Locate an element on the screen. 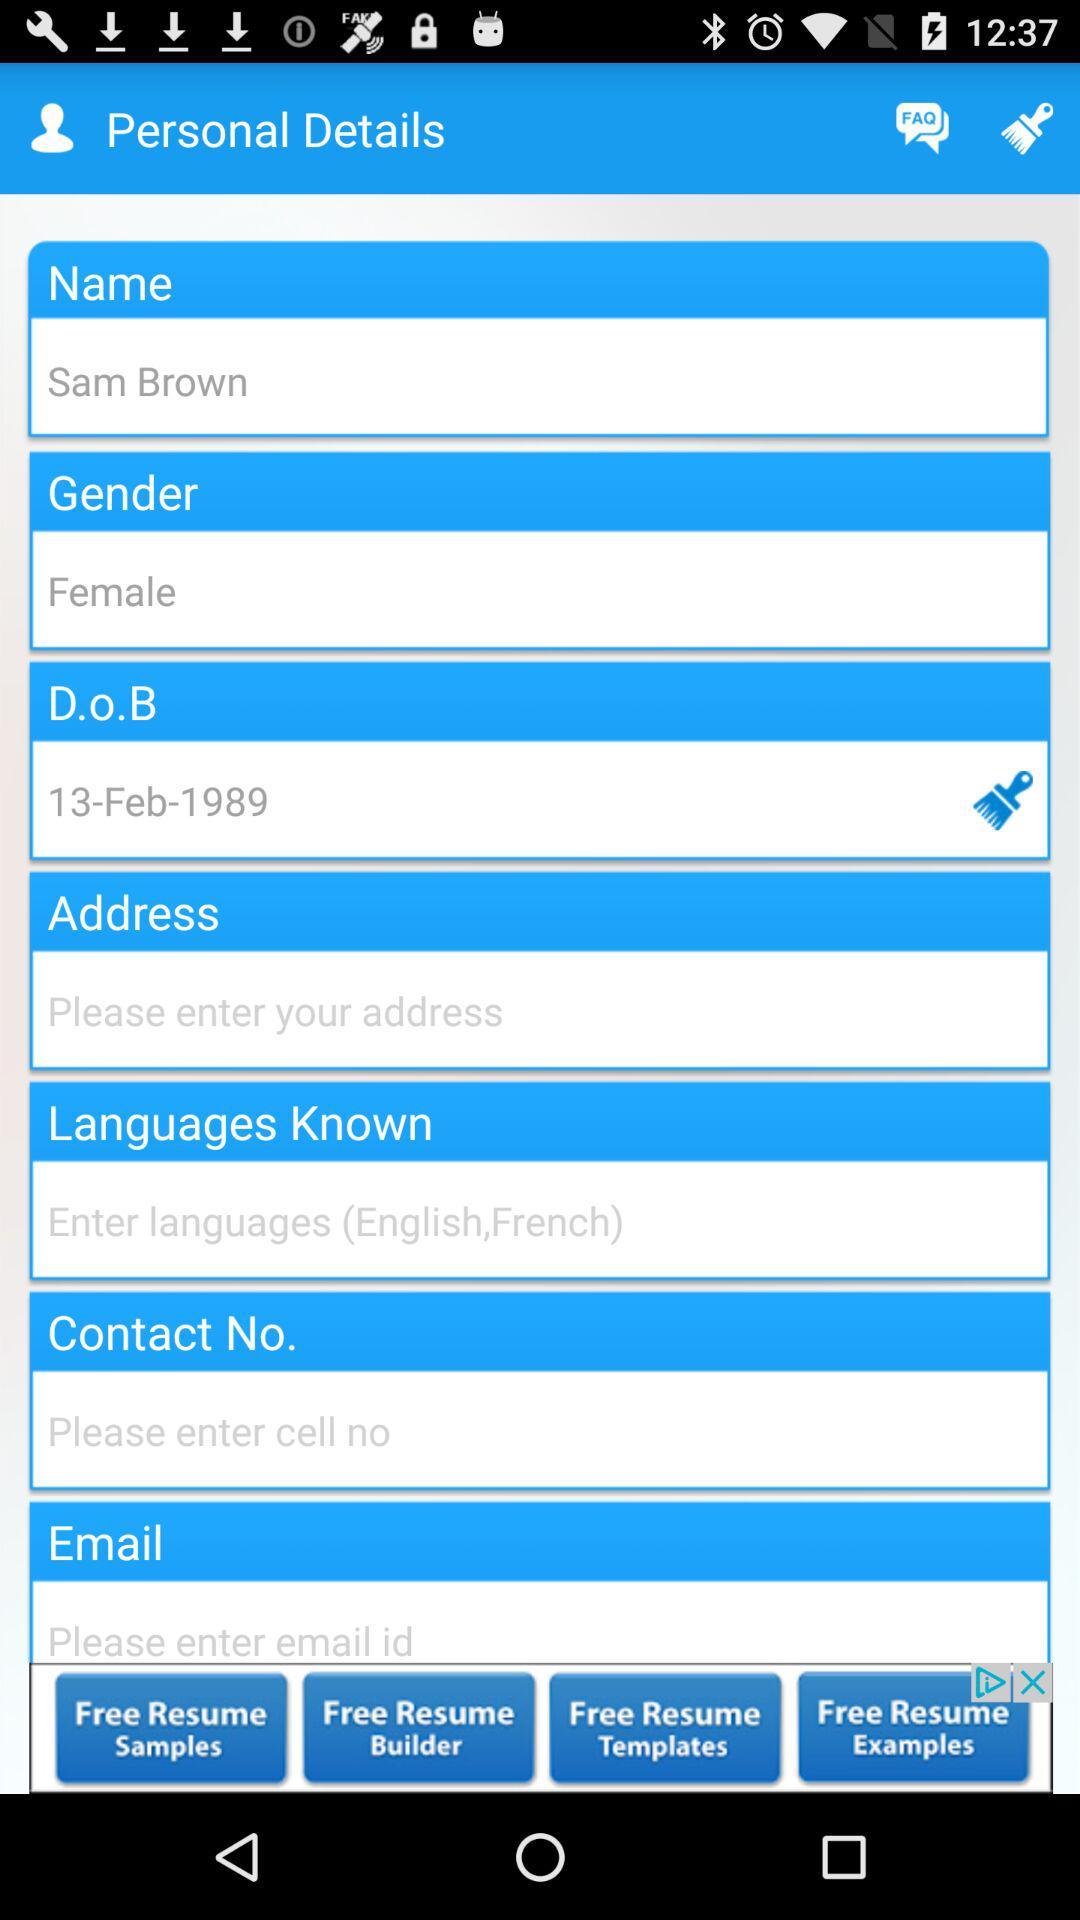 Image resolution: width=1080 pixels, height=1920 pixels. address is located at coordinates (540, 1010).